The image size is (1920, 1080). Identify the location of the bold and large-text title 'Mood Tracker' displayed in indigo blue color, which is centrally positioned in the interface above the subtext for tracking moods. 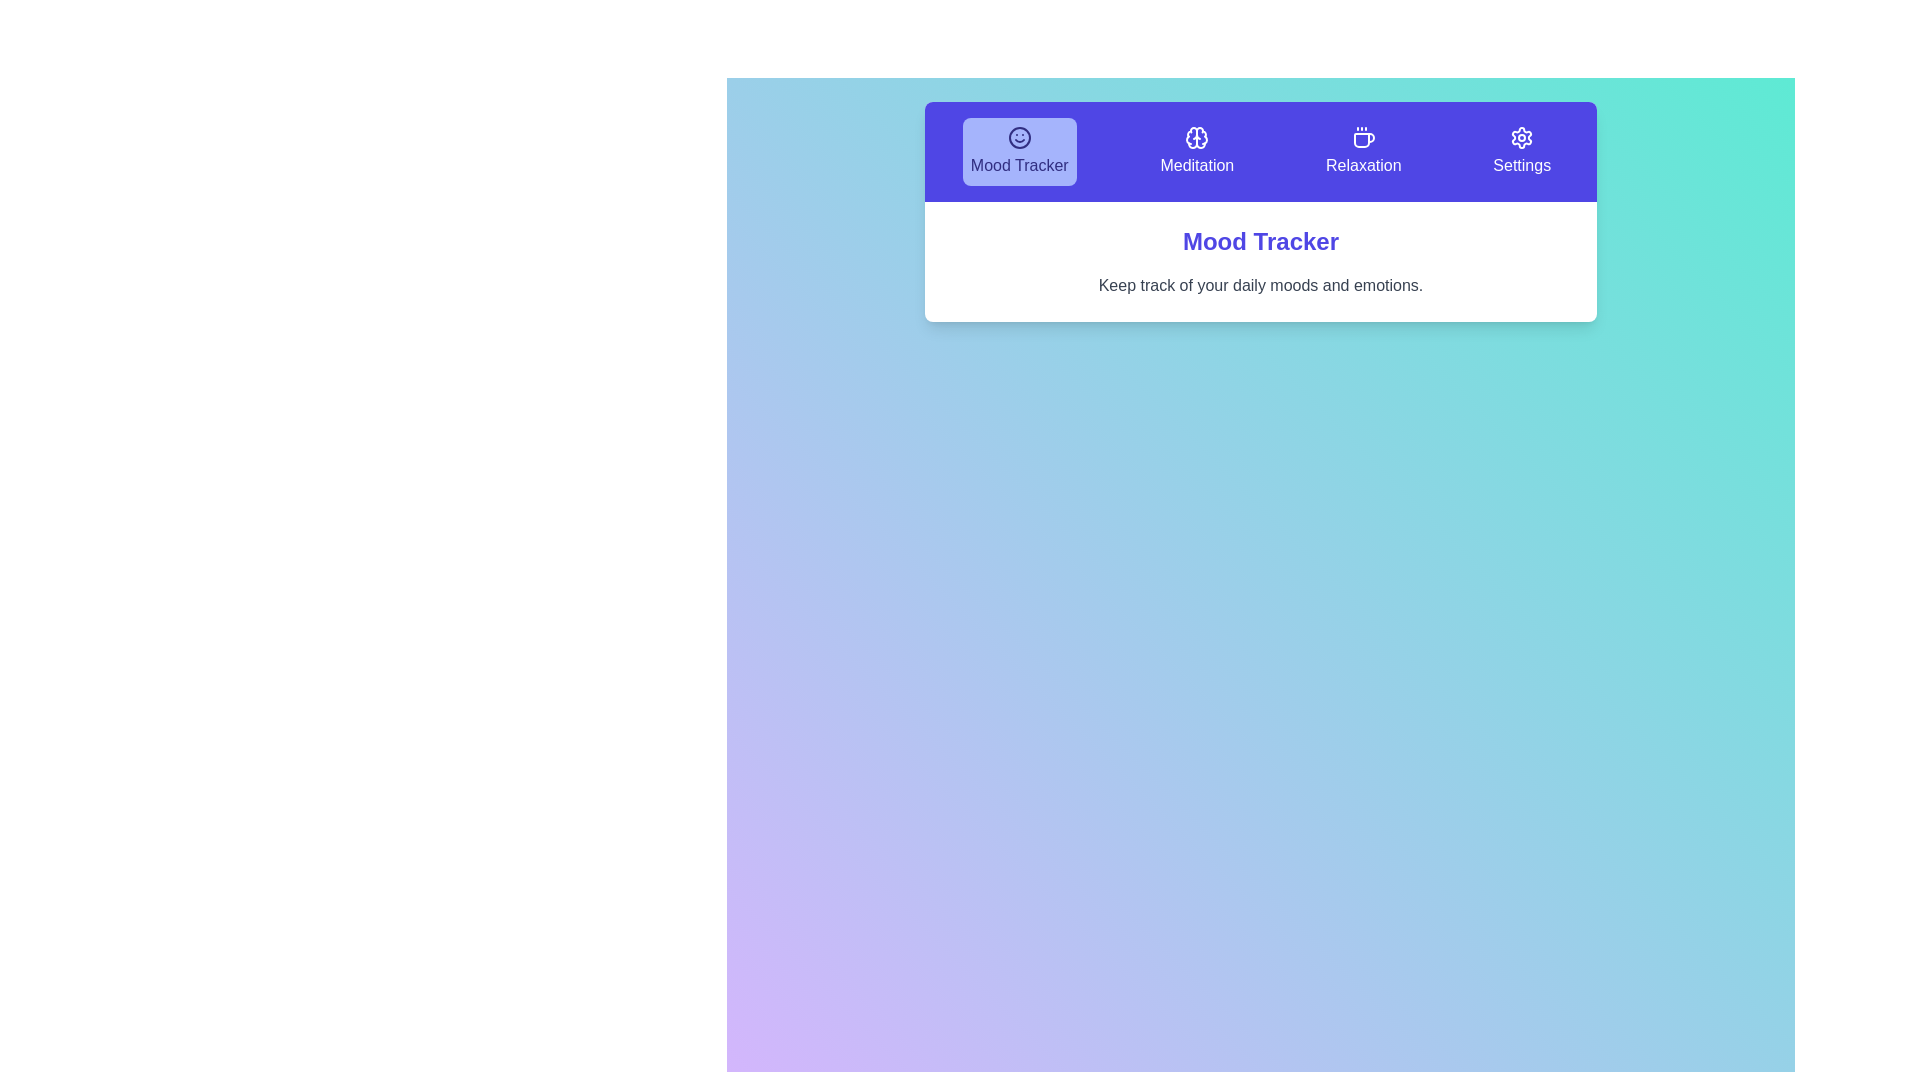
(1260, 241).